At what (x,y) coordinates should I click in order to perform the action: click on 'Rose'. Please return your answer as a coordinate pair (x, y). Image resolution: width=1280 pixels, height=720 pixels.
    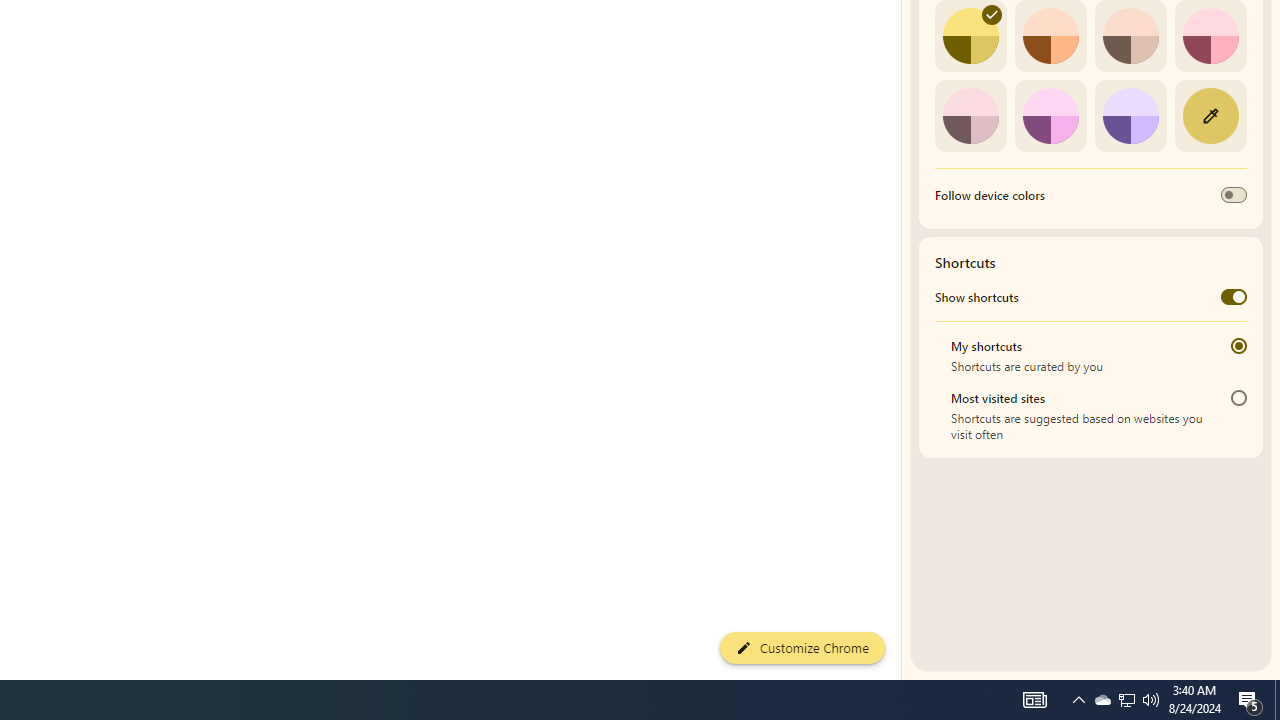
    Looking at the image, I should click on (1209, 36).